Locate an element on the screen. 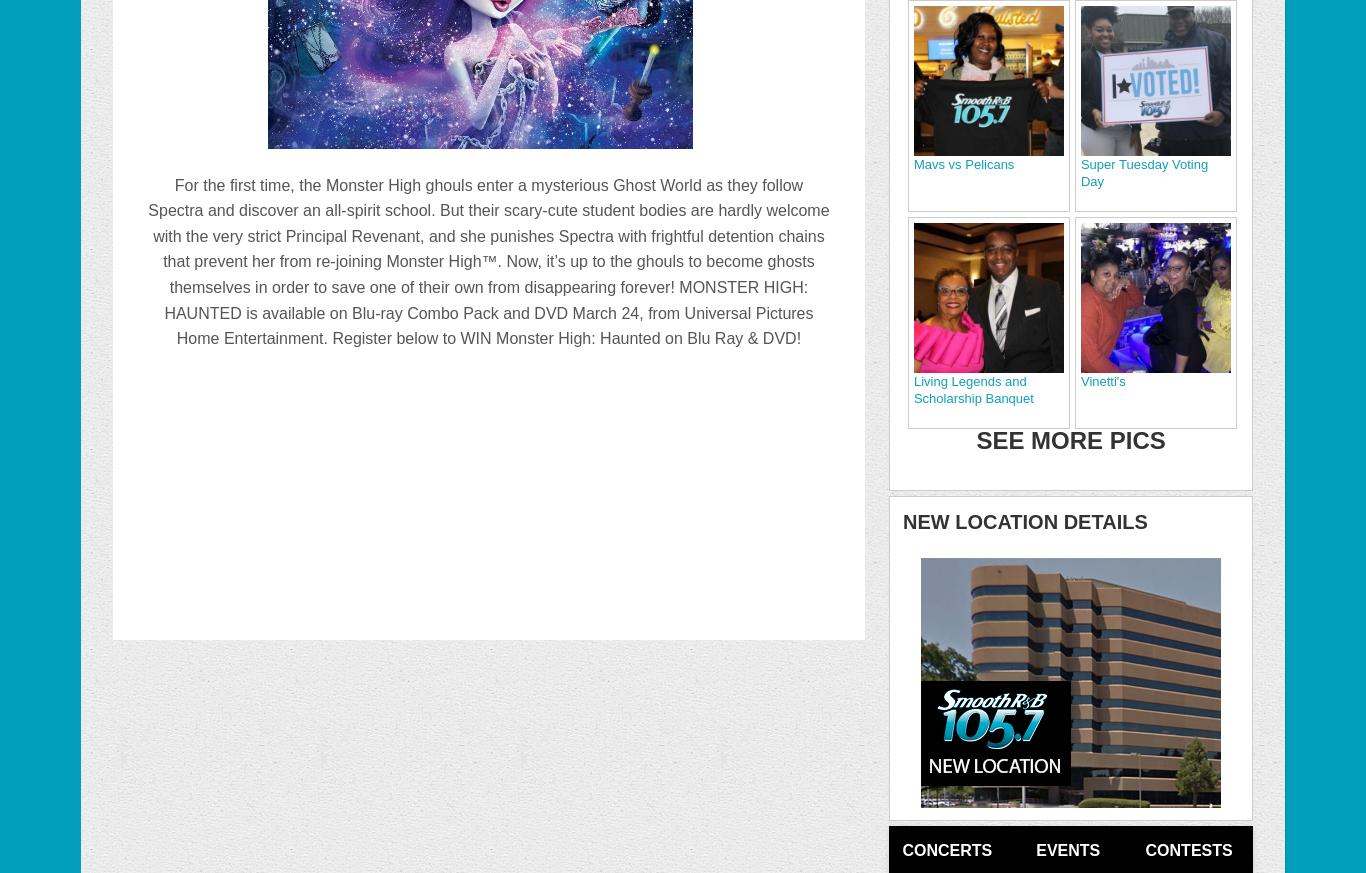 This screenshot has height=873, width=1366. 'Vinetti's' is located at coordinates (1101, 380).